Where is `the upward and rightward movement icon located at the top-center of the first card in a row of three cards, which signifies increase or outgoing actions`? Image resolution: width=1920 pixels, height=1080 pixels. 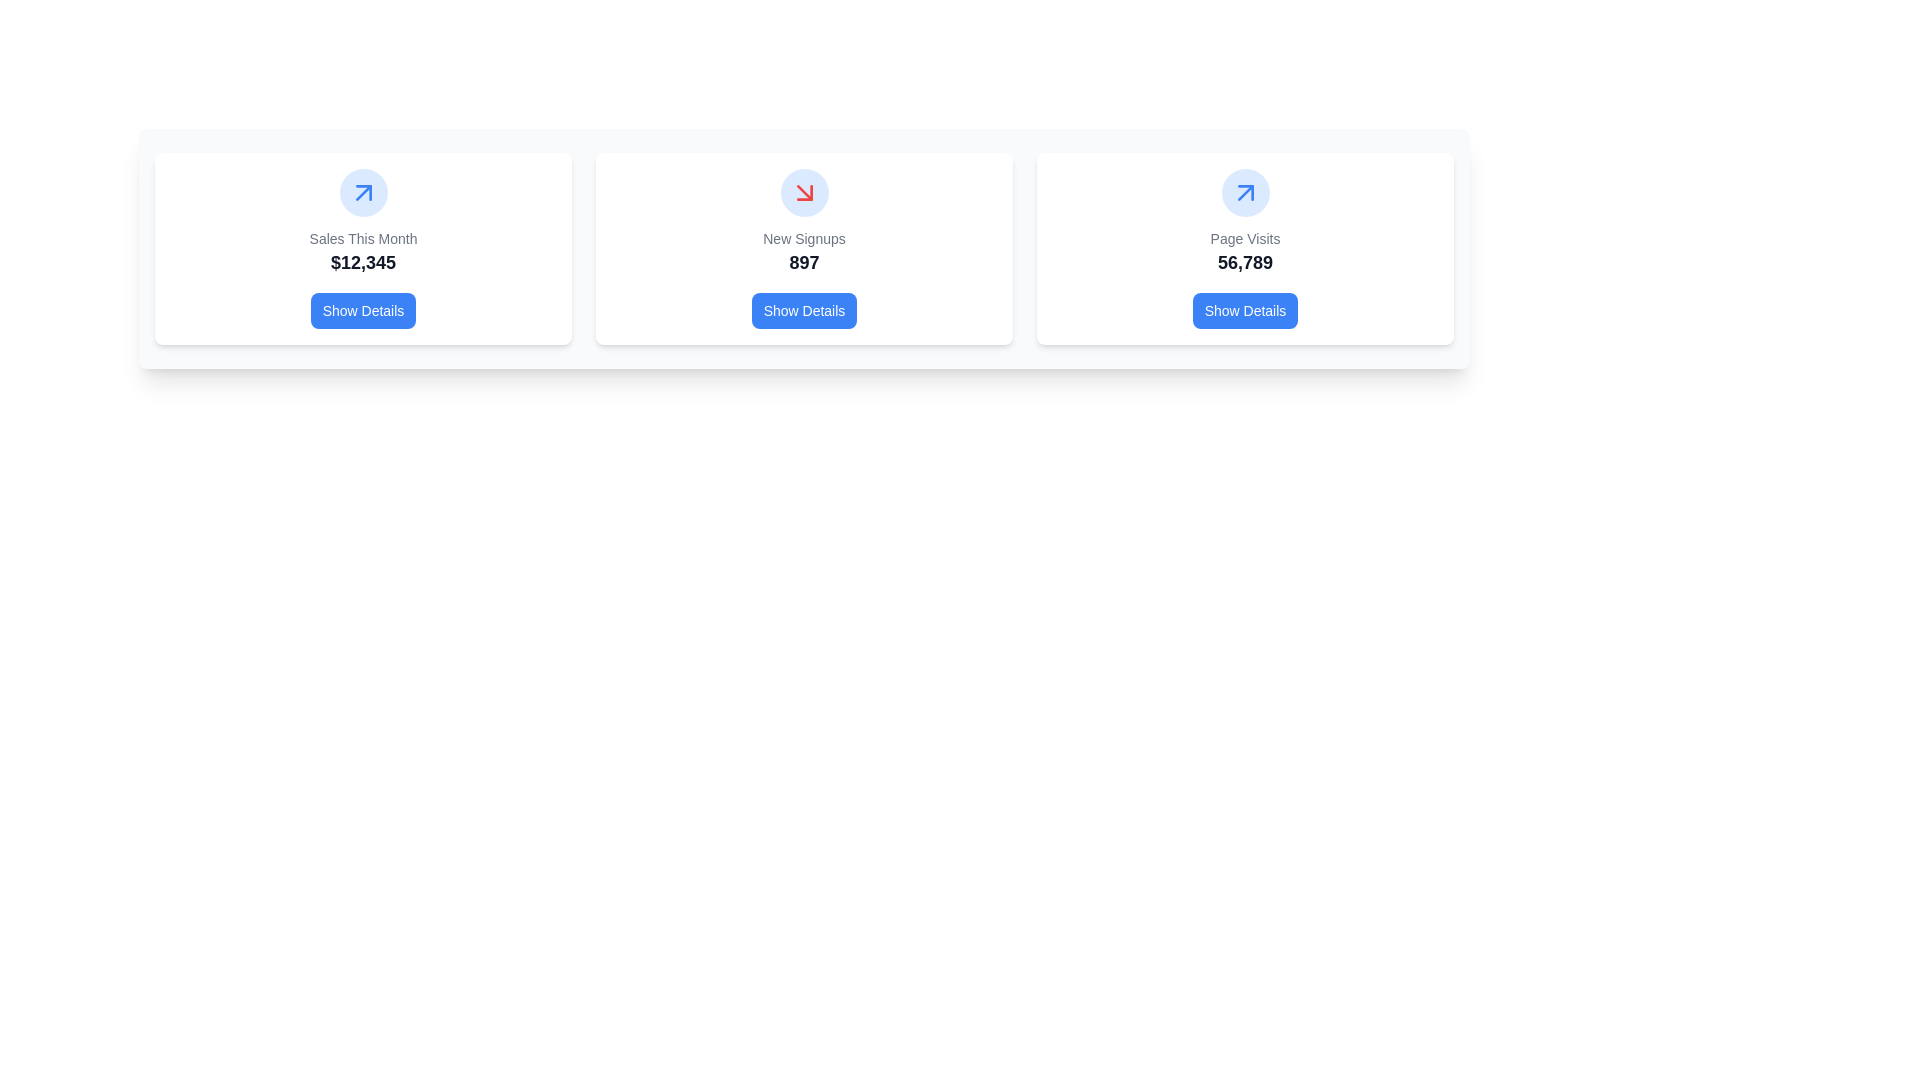 the upward and rightward movement icon located at the top-center of the first card in a row of three cards, which signifies increase or outgoing actions is located at coordinates (363, 192).